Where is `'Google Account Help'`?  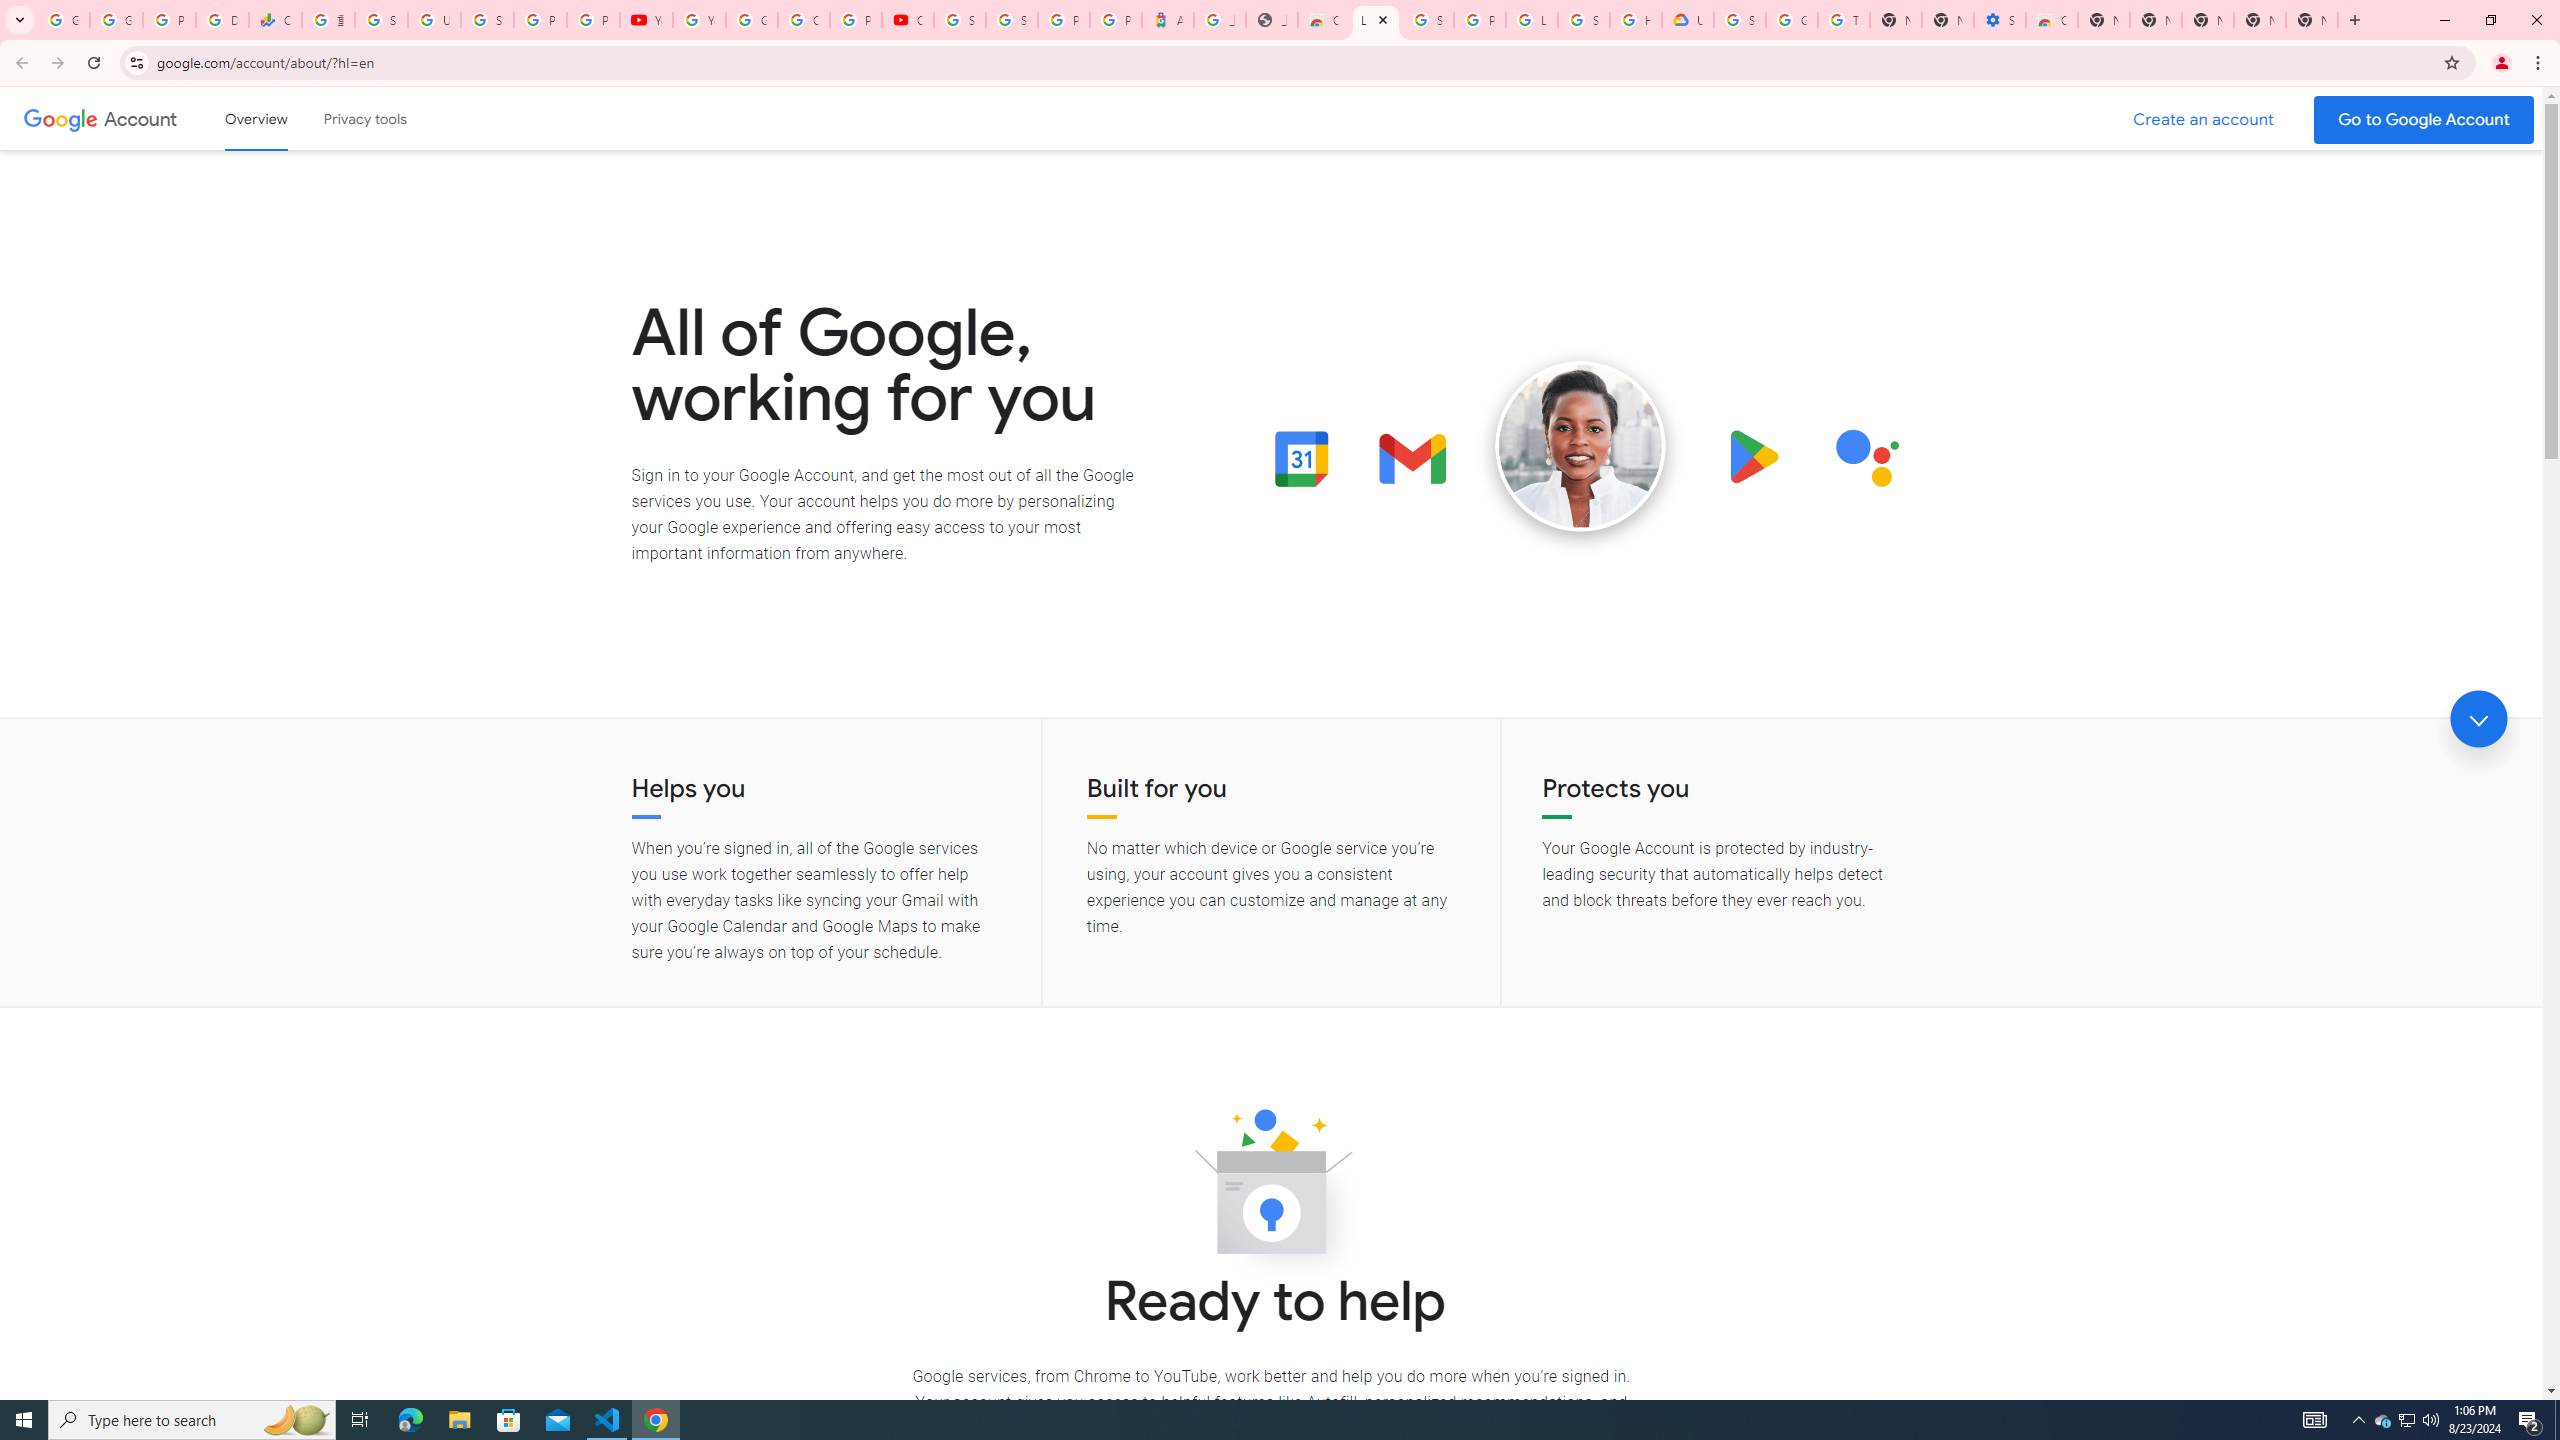
'Google Account Help' is located at coordinates (750, 19).